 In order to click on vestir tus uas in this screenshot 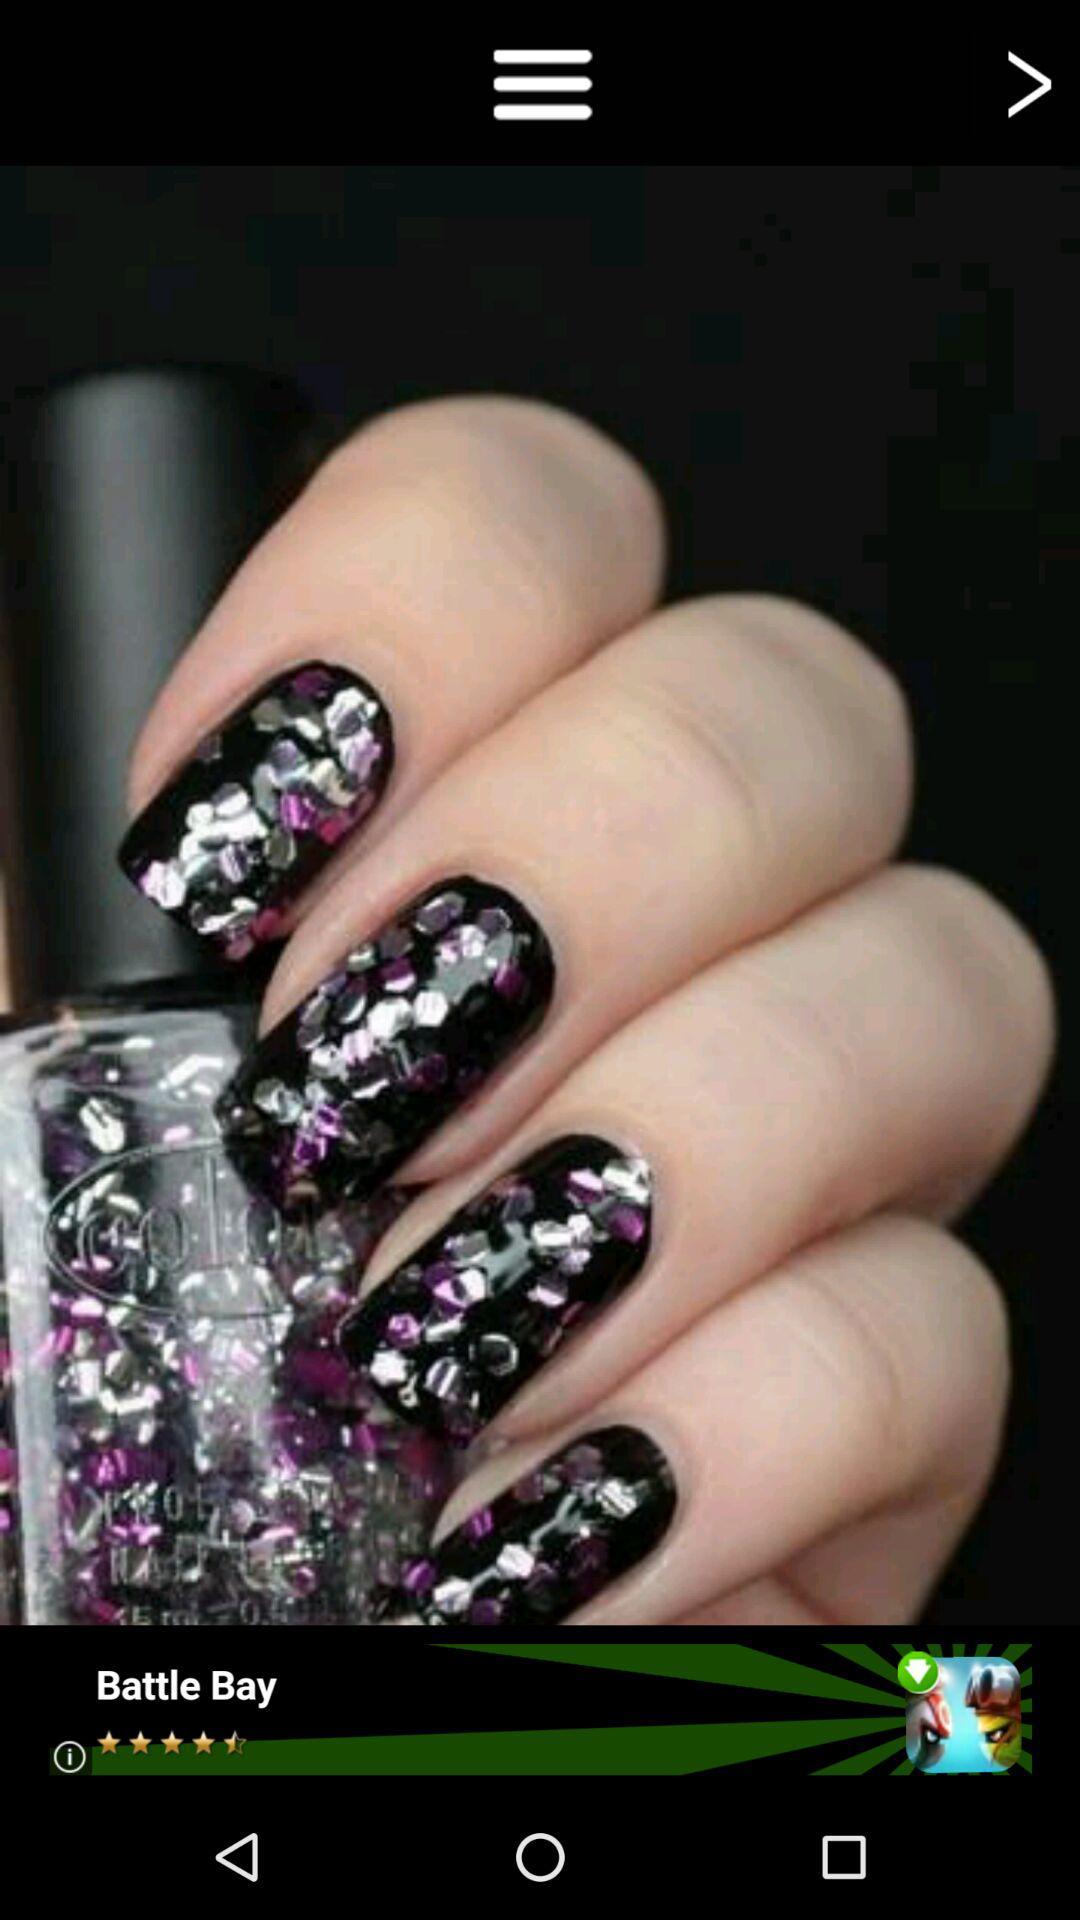, I will do `click(540, 81)`.